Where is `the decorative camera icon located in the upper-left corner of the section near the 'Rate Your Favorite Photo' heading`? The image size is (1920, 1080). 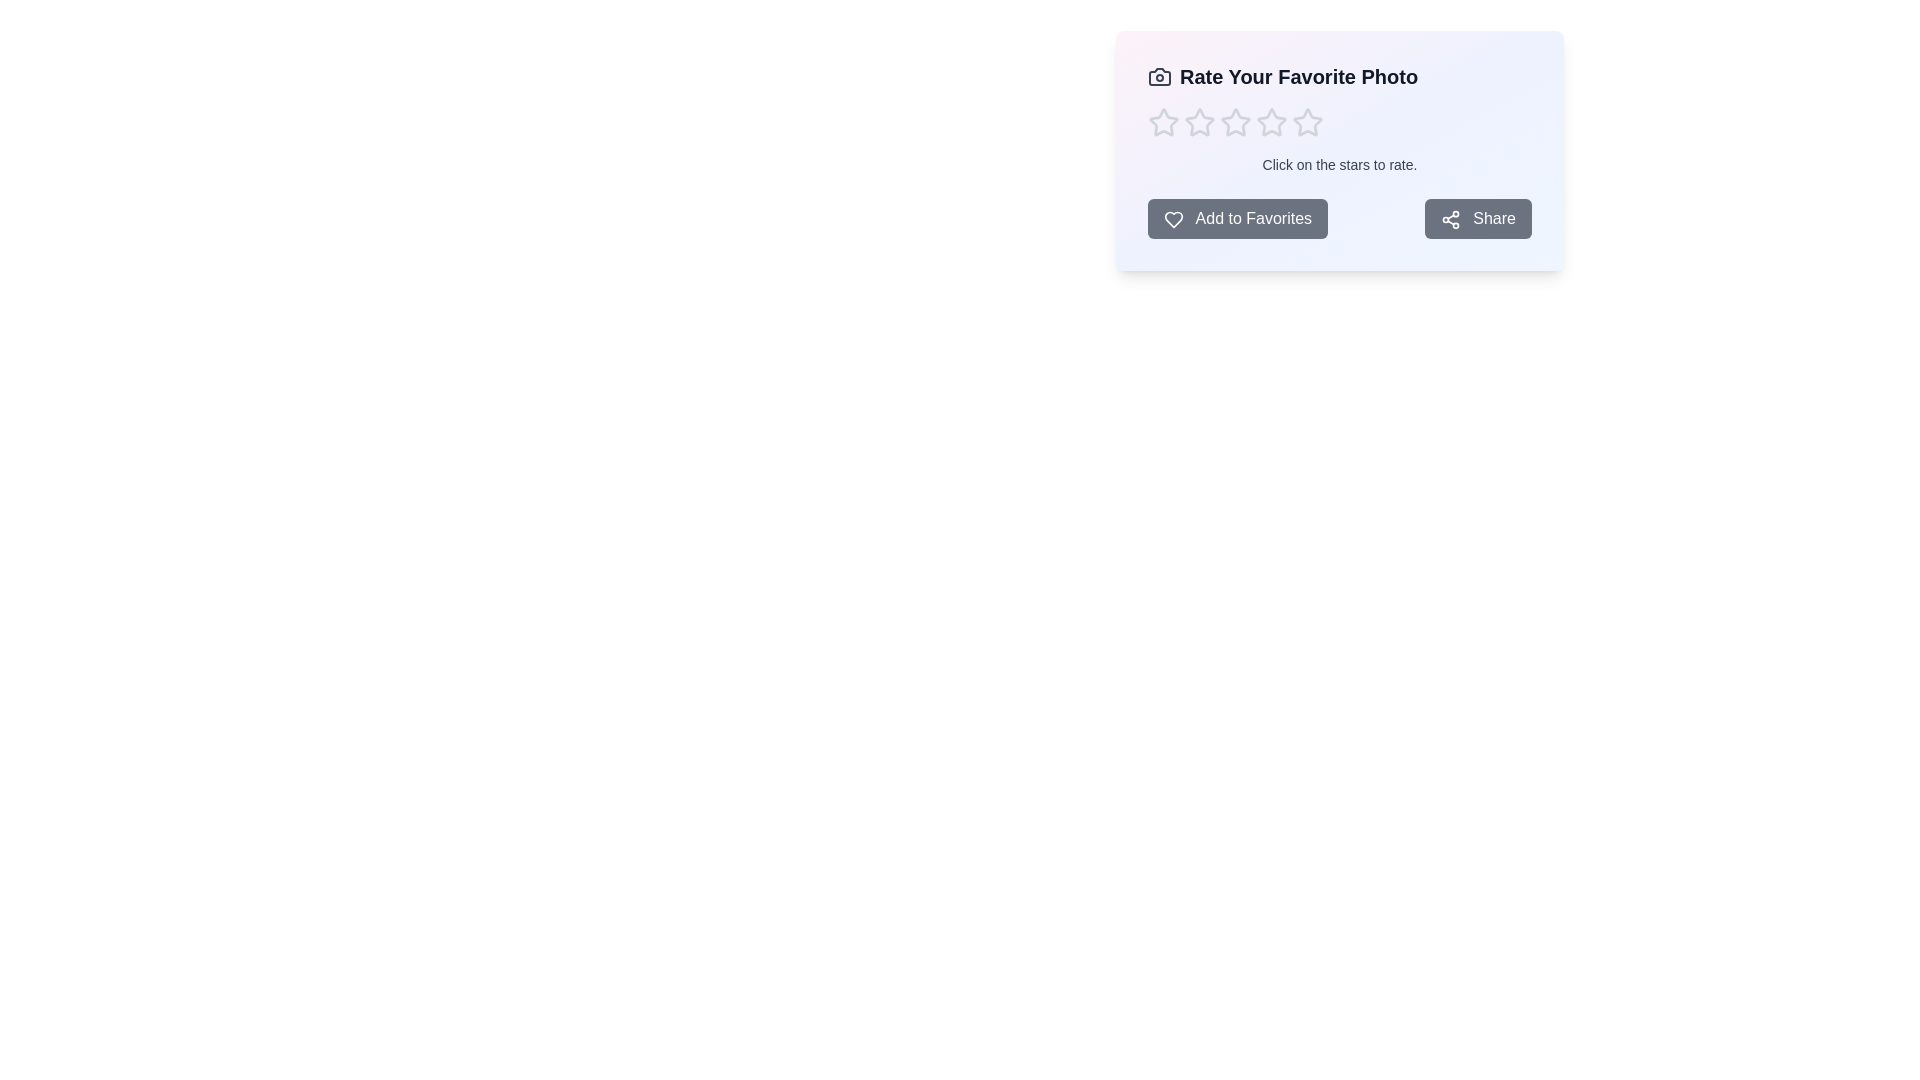 the decorative camera icon located in the upper-left corner of the section near the 'Rate Your Favorite Photo' heading is located at coordinates (1160, 76).